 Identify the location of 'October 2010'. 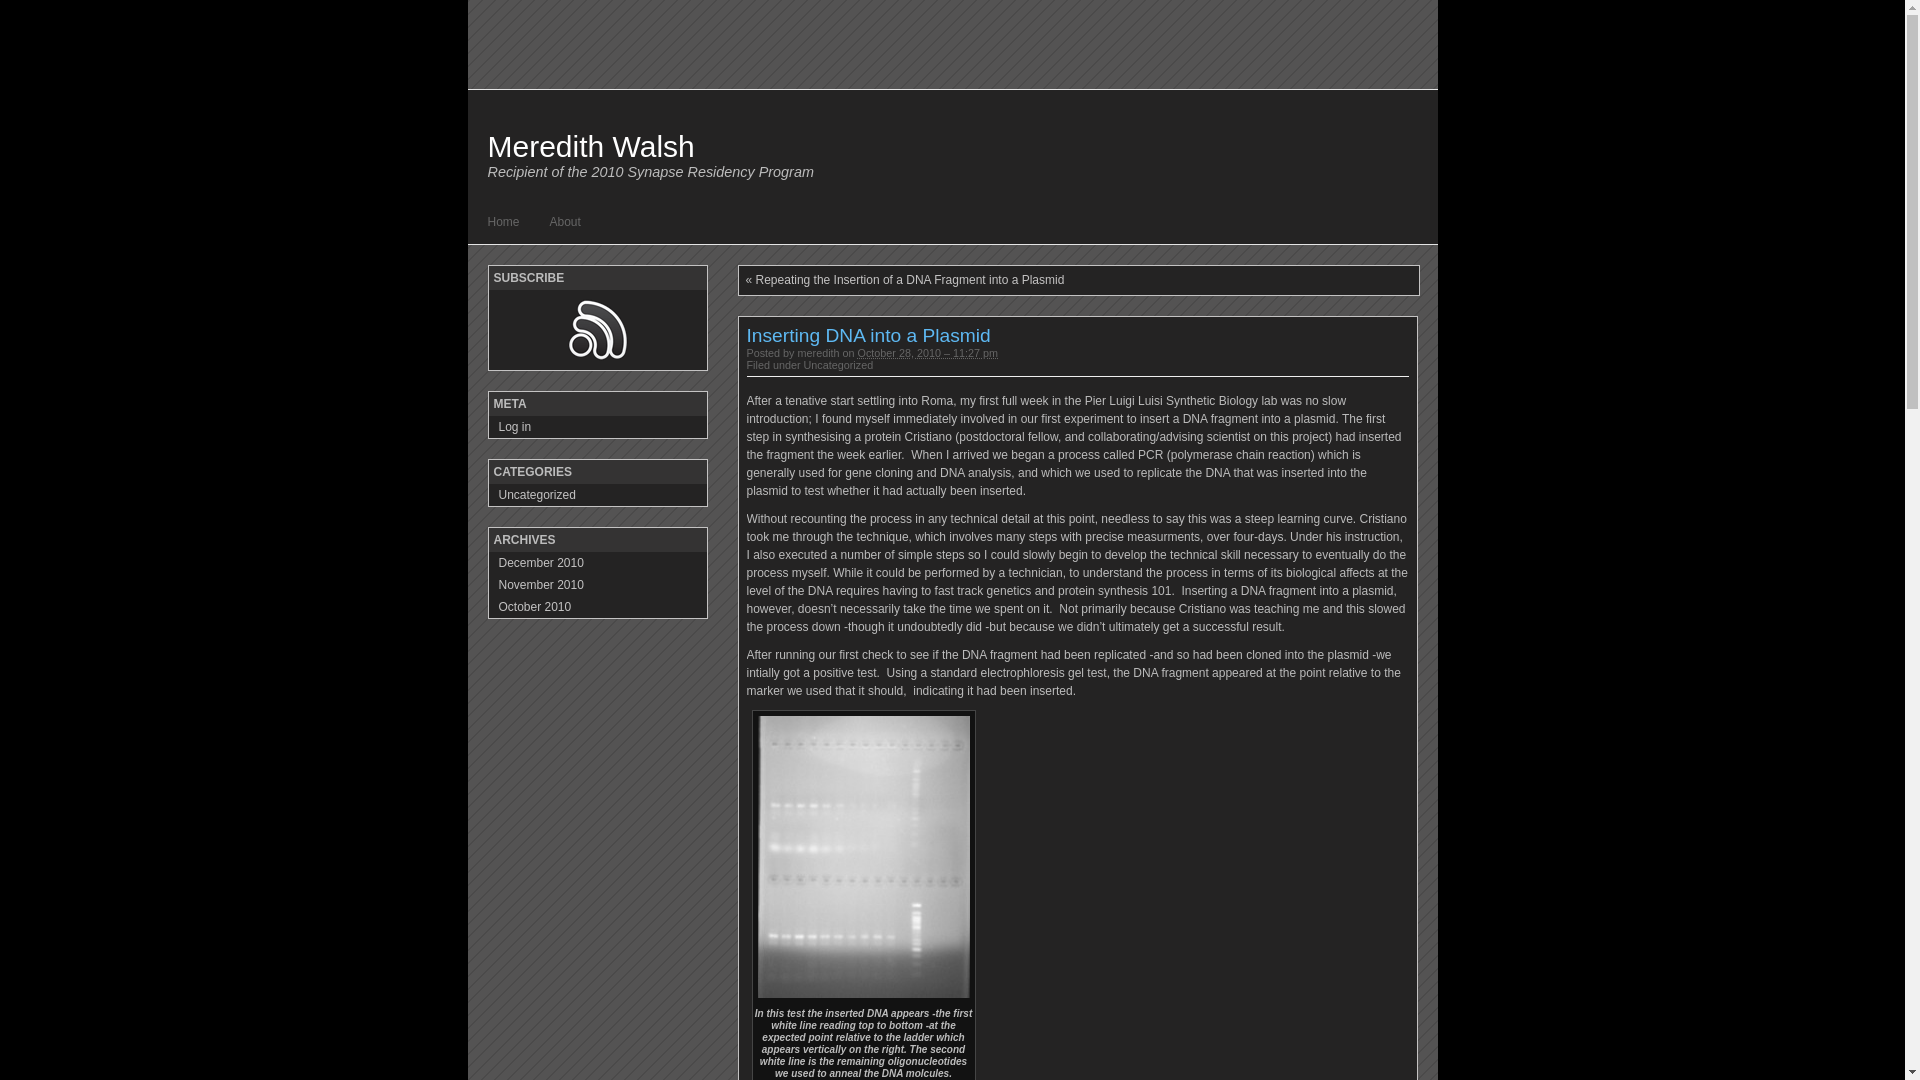
(595, 605).